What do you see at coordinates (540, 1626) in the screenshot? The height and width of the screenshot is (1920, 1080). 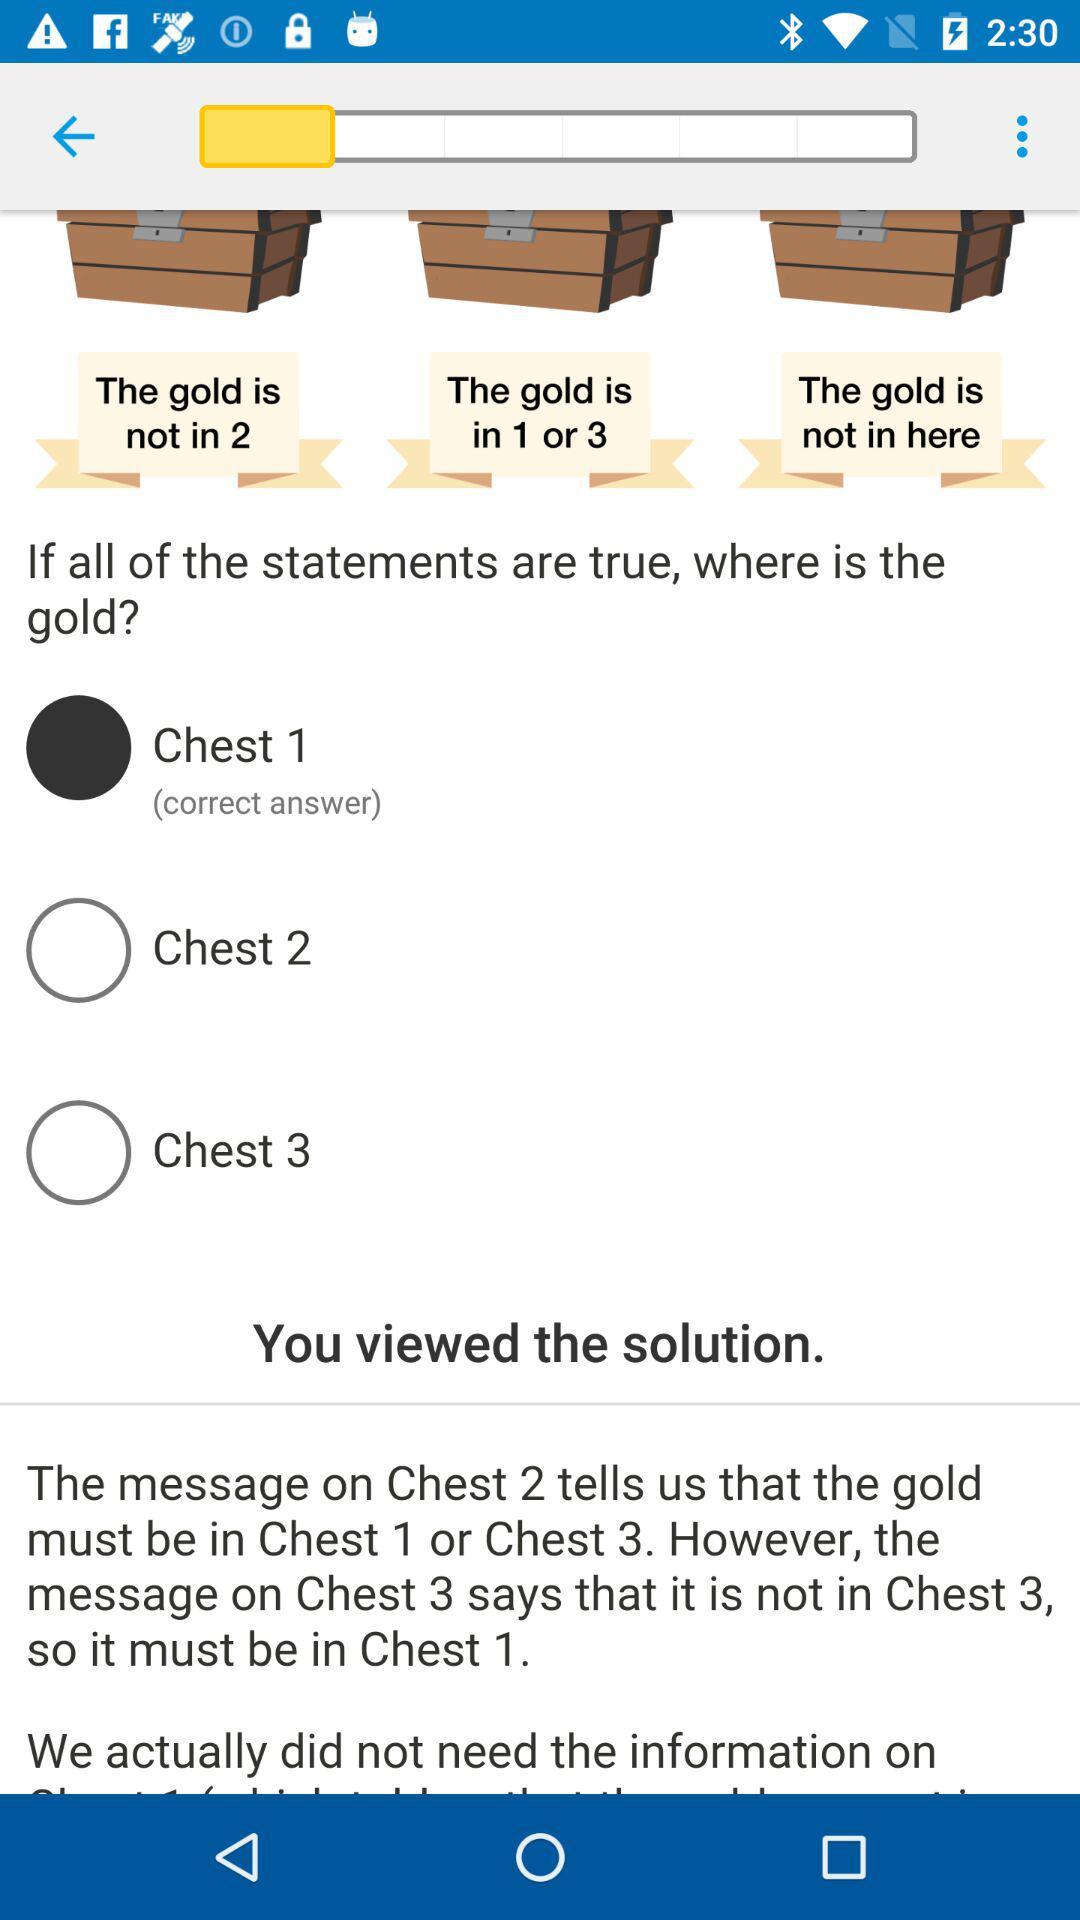 I see `more information` at bounding box center [540, 1626].